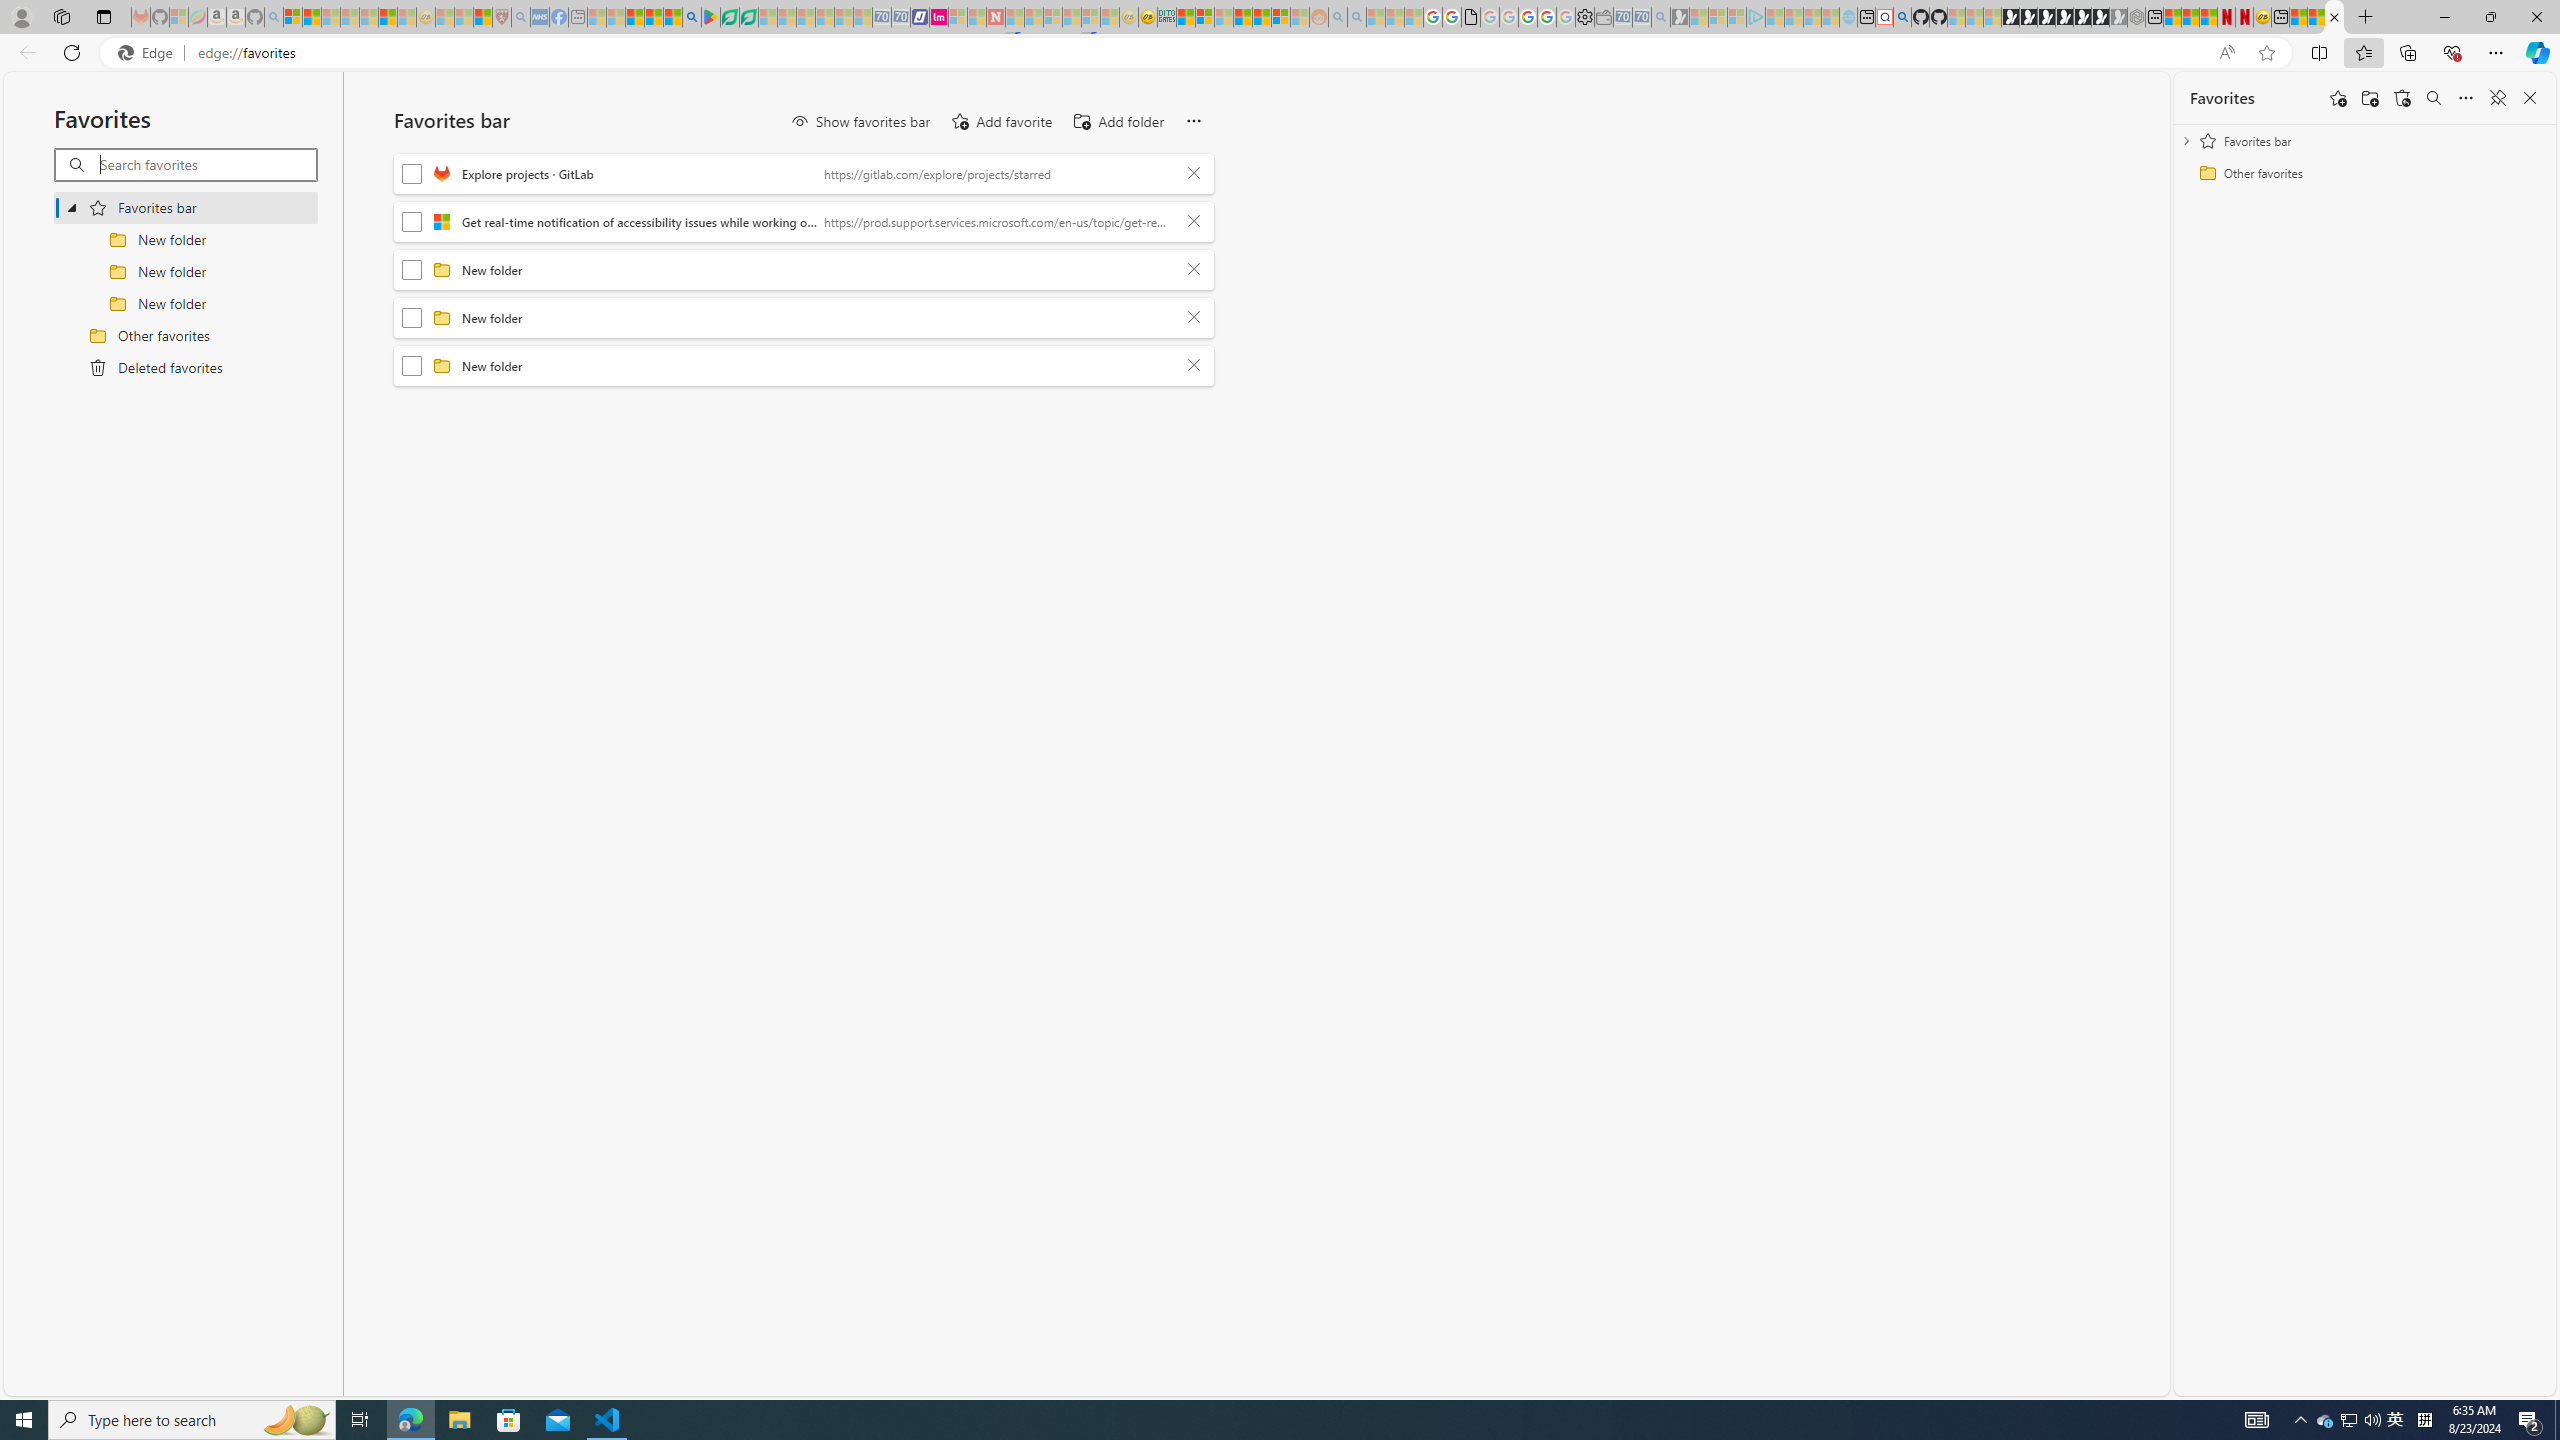  Describe the element at coordinates (2535, 51) in the screenshot. I see `'Copilot (Ctrl+Shift+.)'` at that location.